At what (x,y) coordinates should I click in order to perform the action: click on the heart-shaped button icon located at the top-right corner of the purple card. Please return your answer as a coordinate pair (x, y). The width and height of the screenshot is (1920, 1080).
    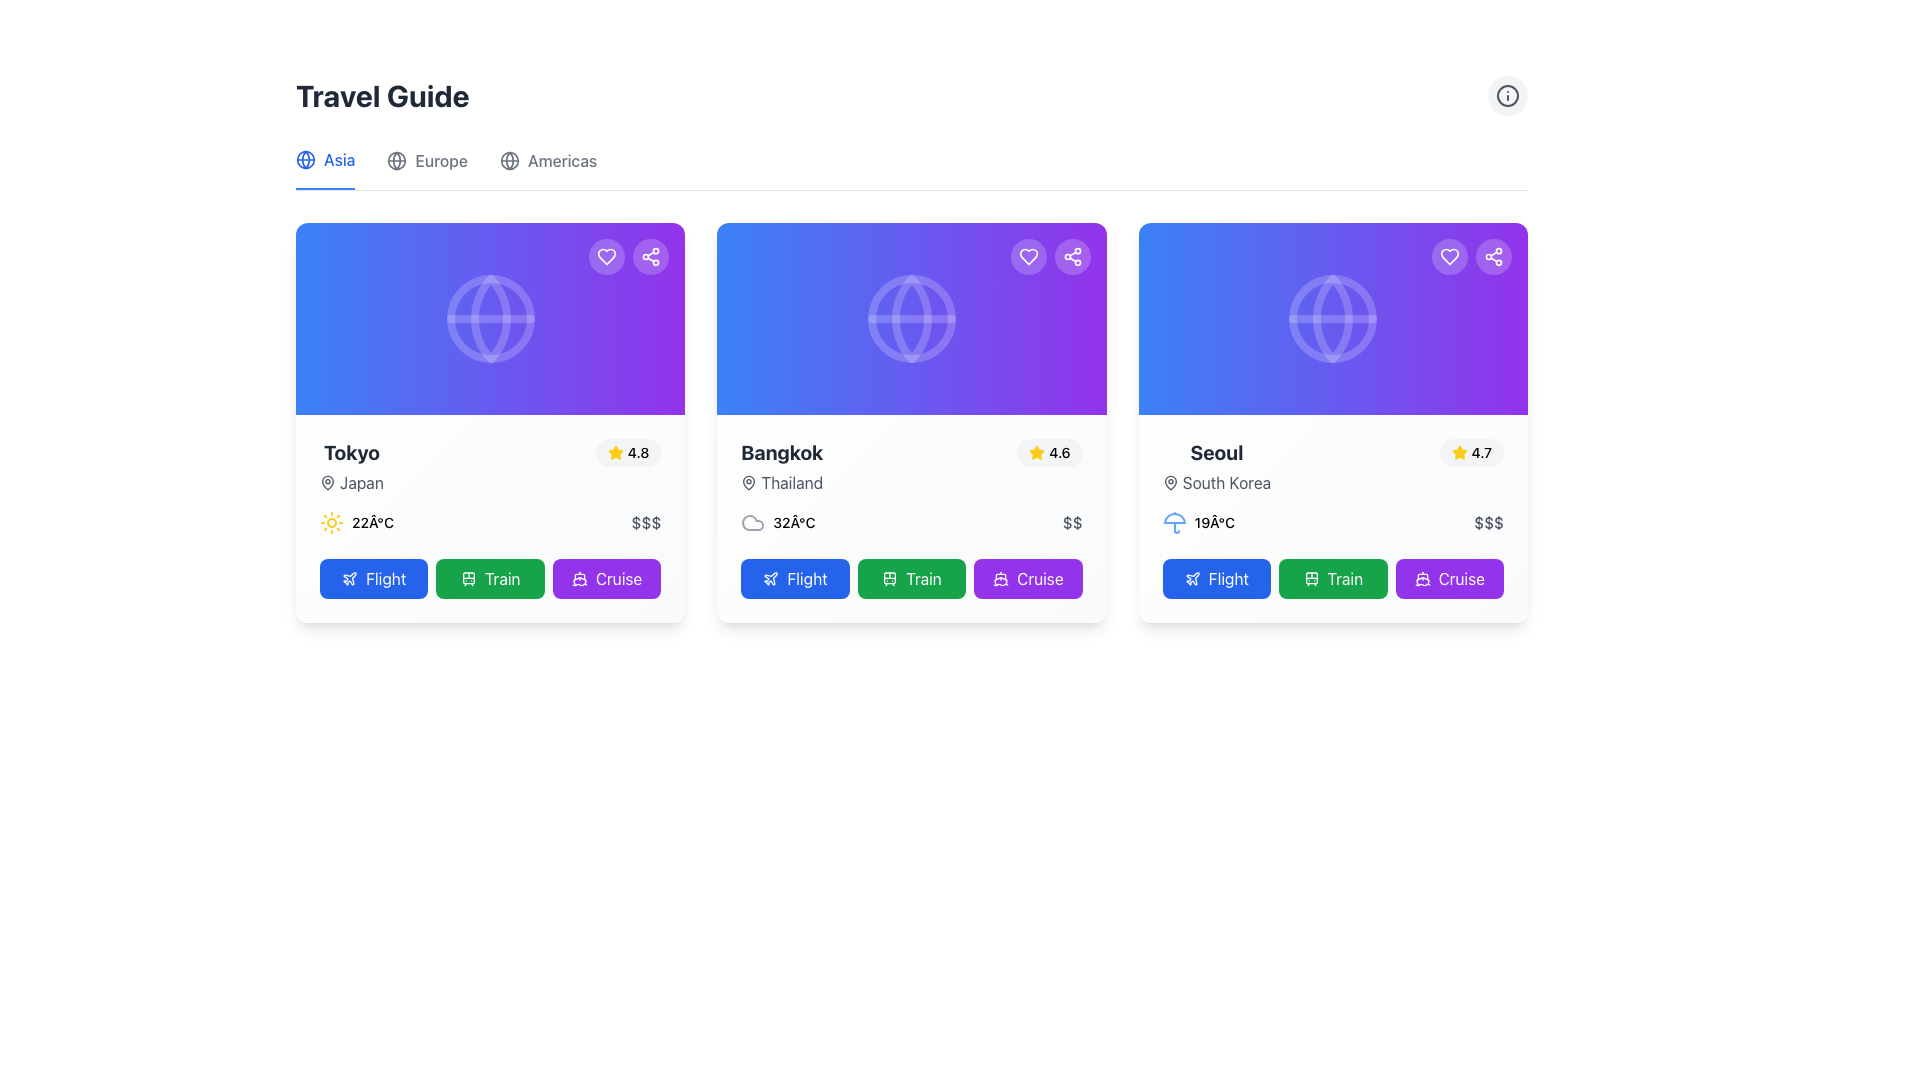
    Looking at the image, I should click on (1028, 256).